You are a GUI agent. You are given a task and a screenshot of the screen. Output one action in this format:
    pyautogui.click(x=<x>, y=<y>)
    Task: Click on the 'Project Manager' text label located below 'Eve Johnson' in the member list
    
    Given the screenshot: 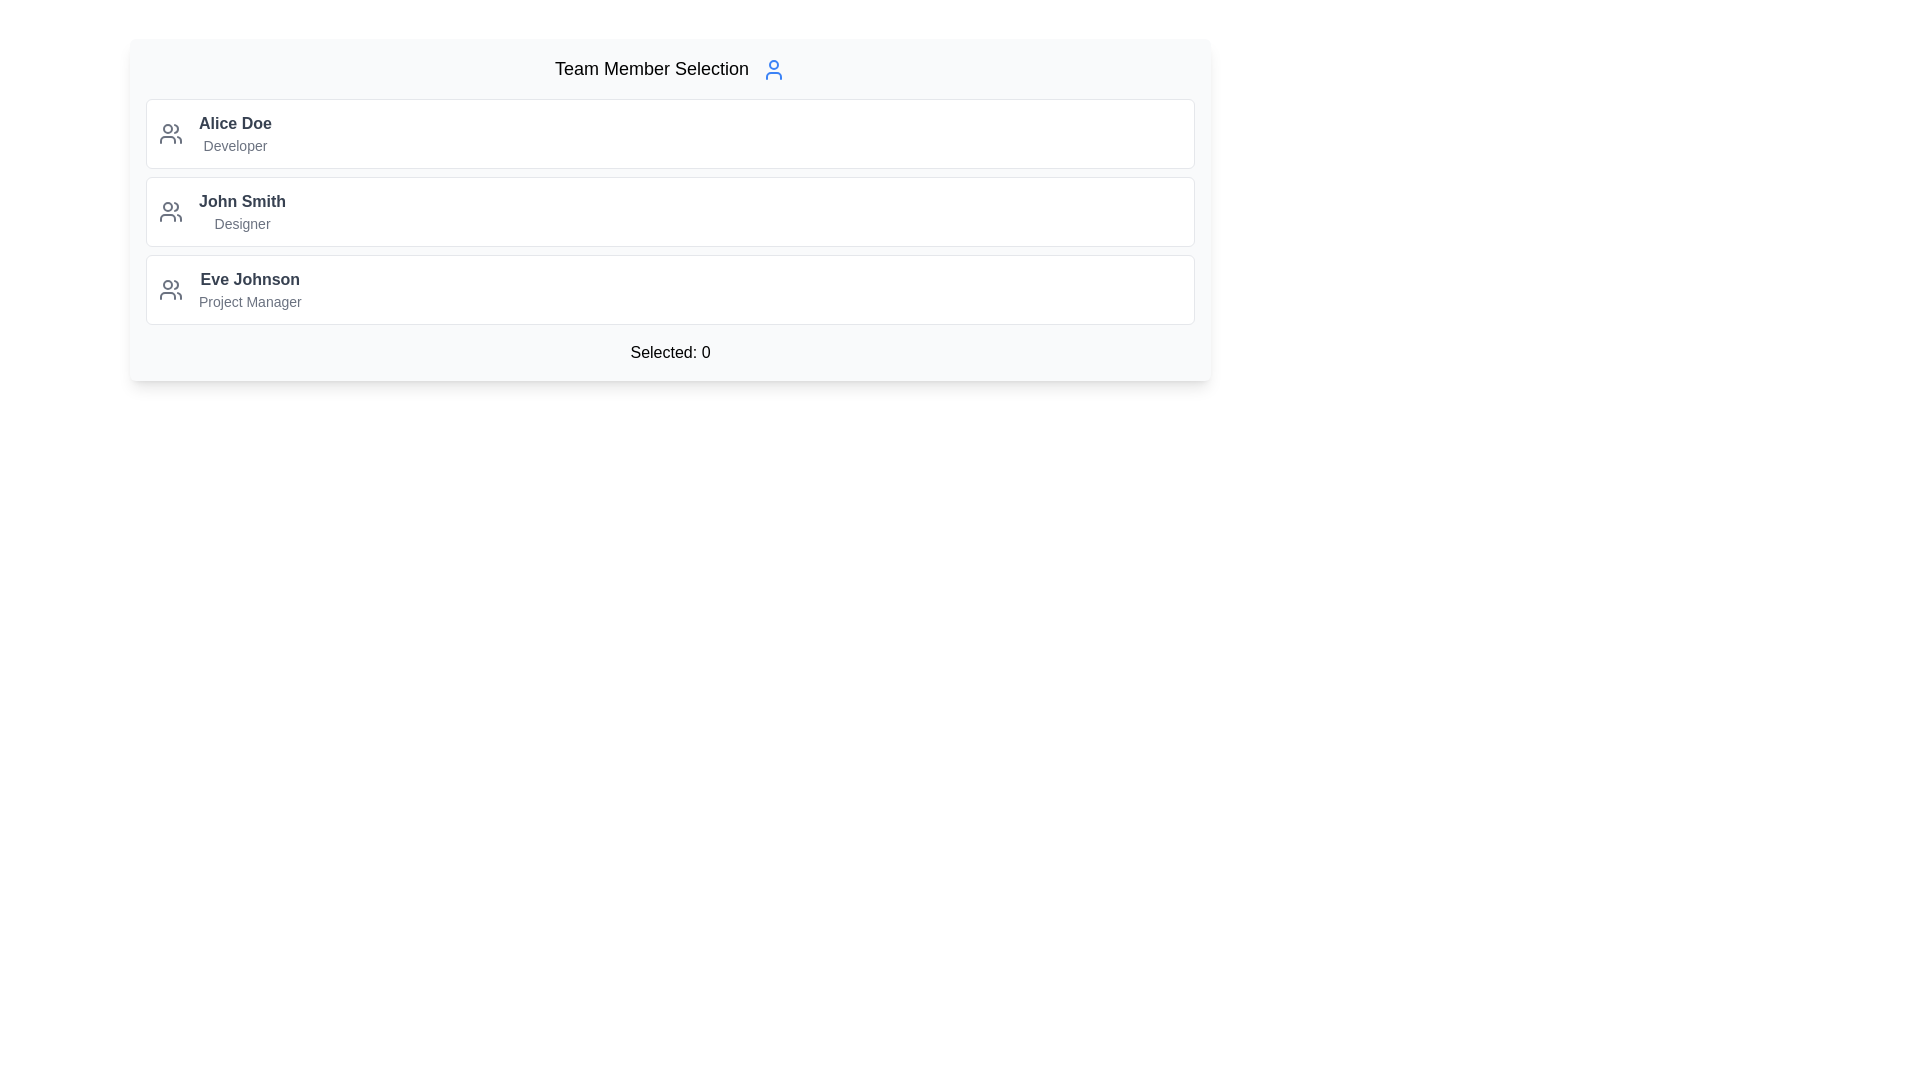 What is the action you would take?
    pyautogui.click(x=249, y=301)
    